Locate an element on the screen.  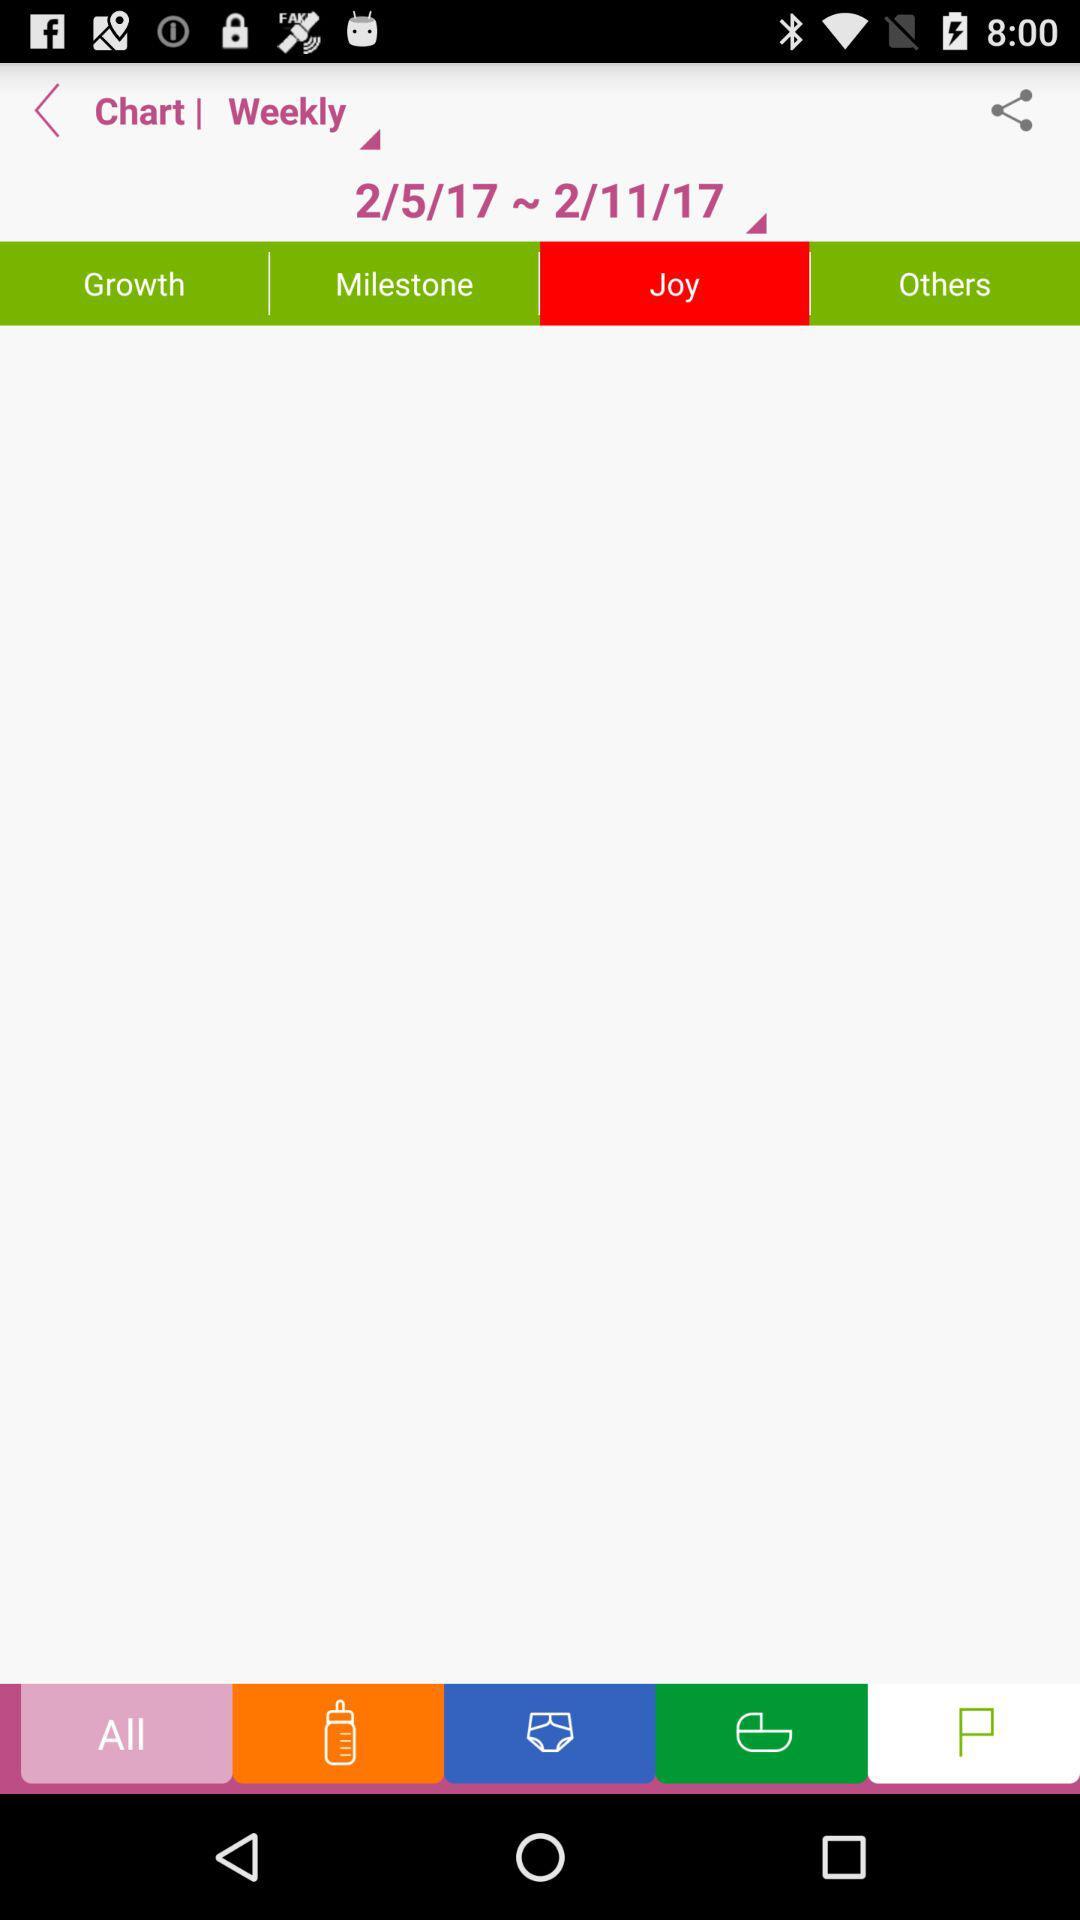
chart is located at coordinates (540, 1004).